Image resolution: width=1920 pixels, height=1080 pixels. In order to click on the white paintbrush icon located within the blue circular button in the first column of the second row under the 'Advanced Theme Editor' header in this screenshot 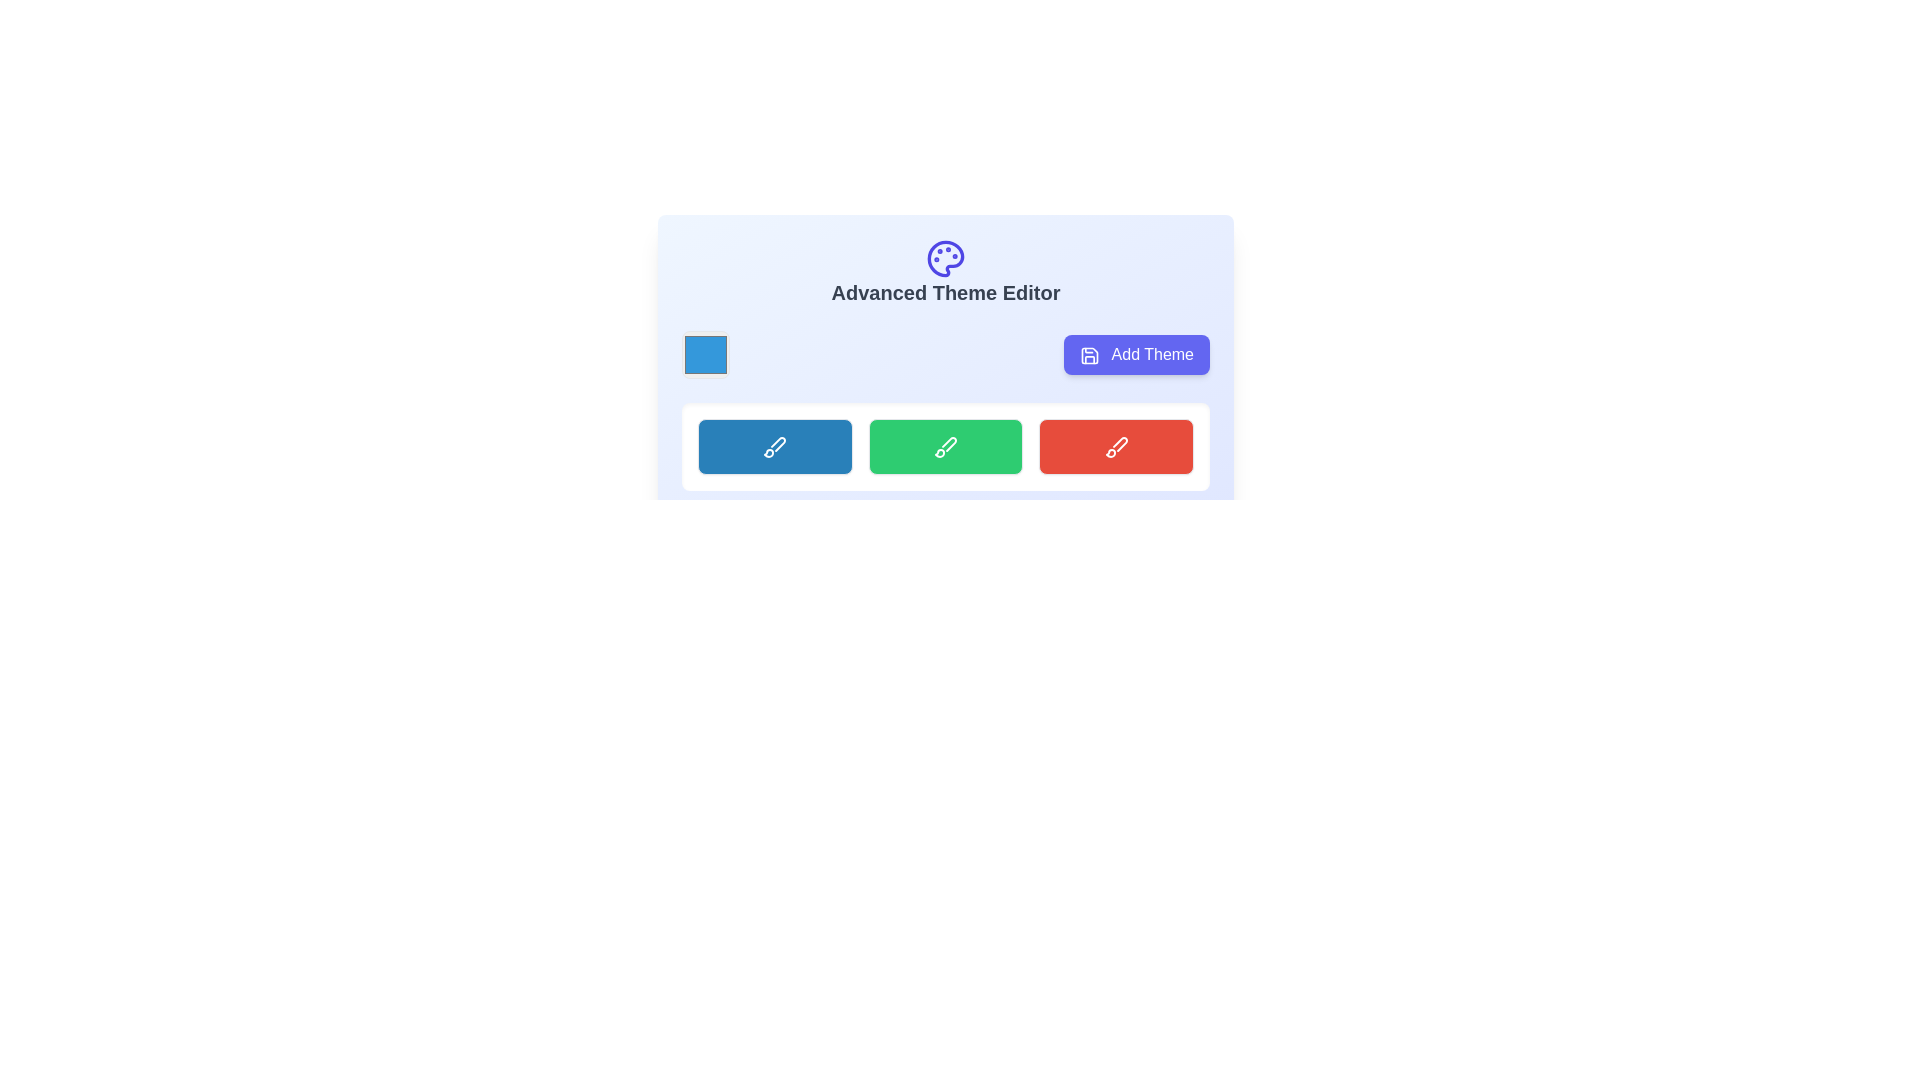, I will do `click(774, 446)`.